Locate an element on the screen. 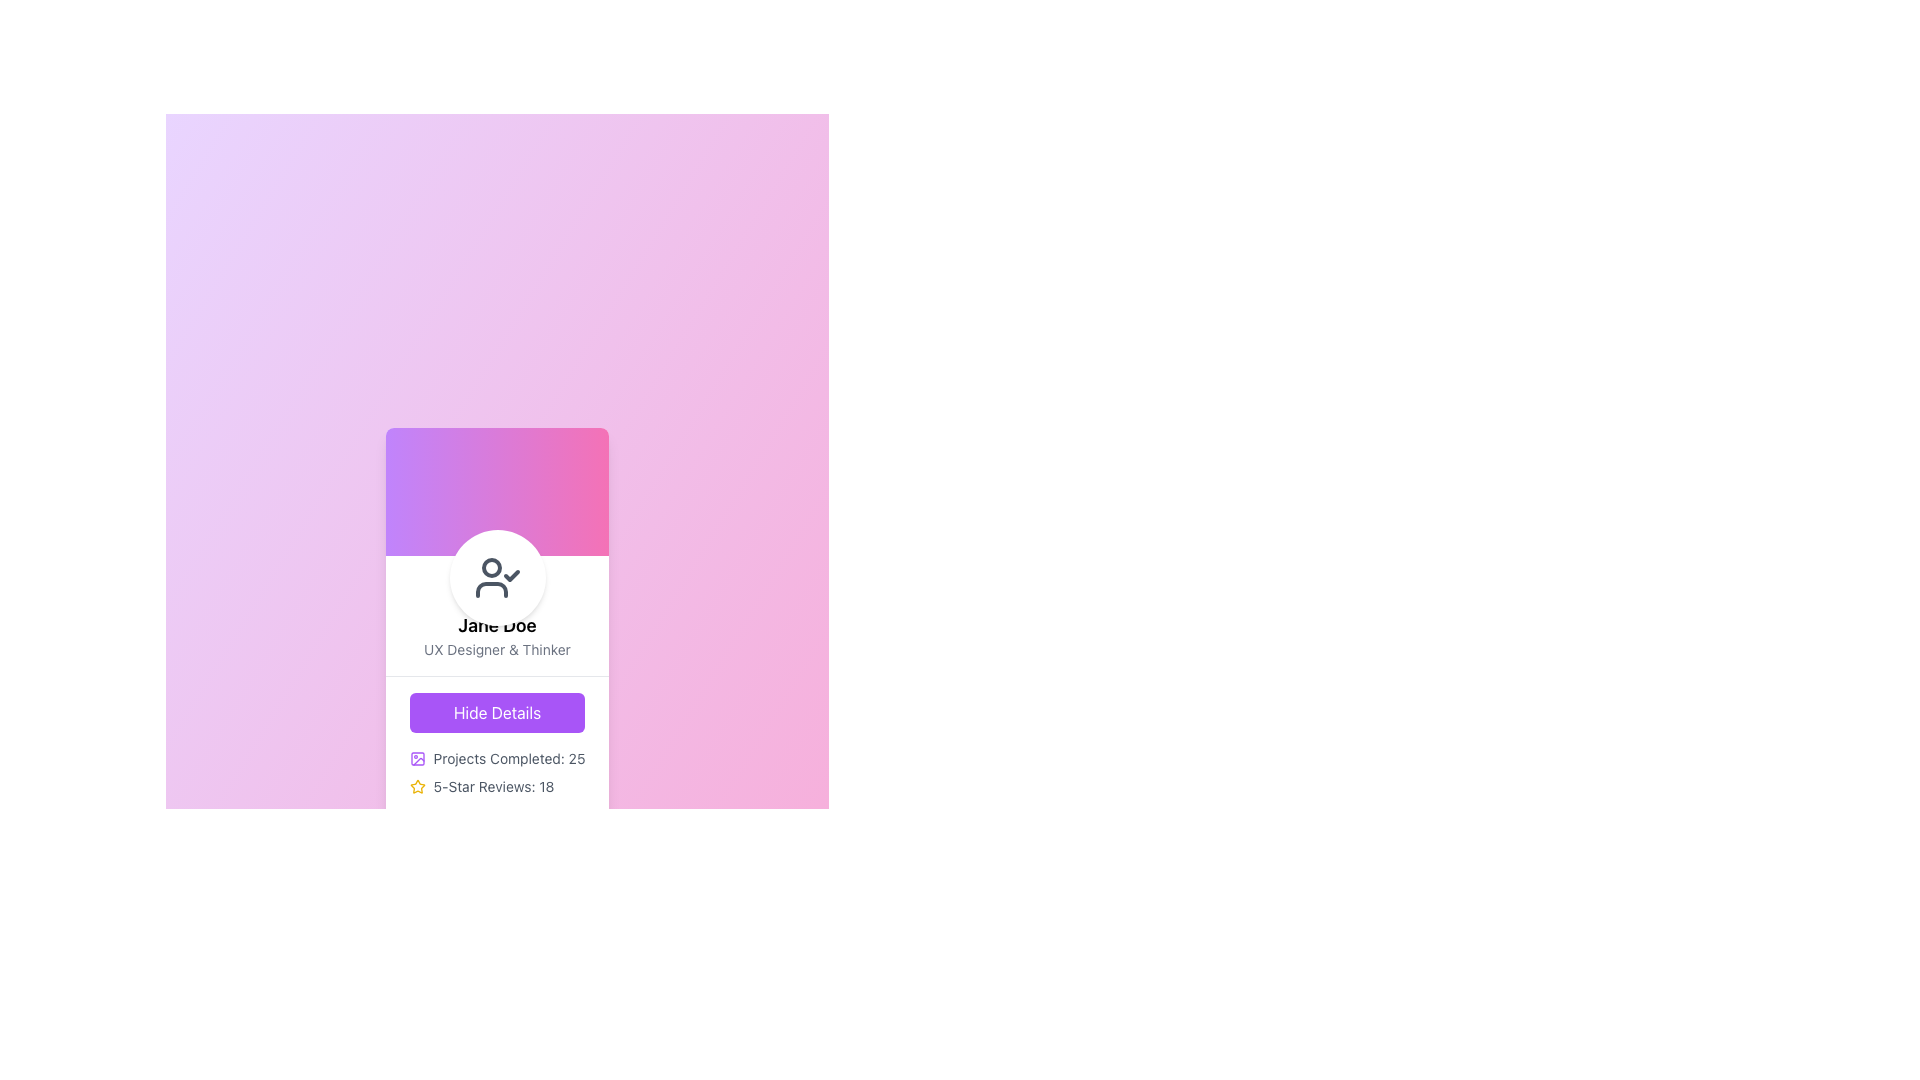  the text label displaying 'UX Designer & Thinker' located beneath 'Jane Doe' in the card layout is located at coordinates (497, 649).